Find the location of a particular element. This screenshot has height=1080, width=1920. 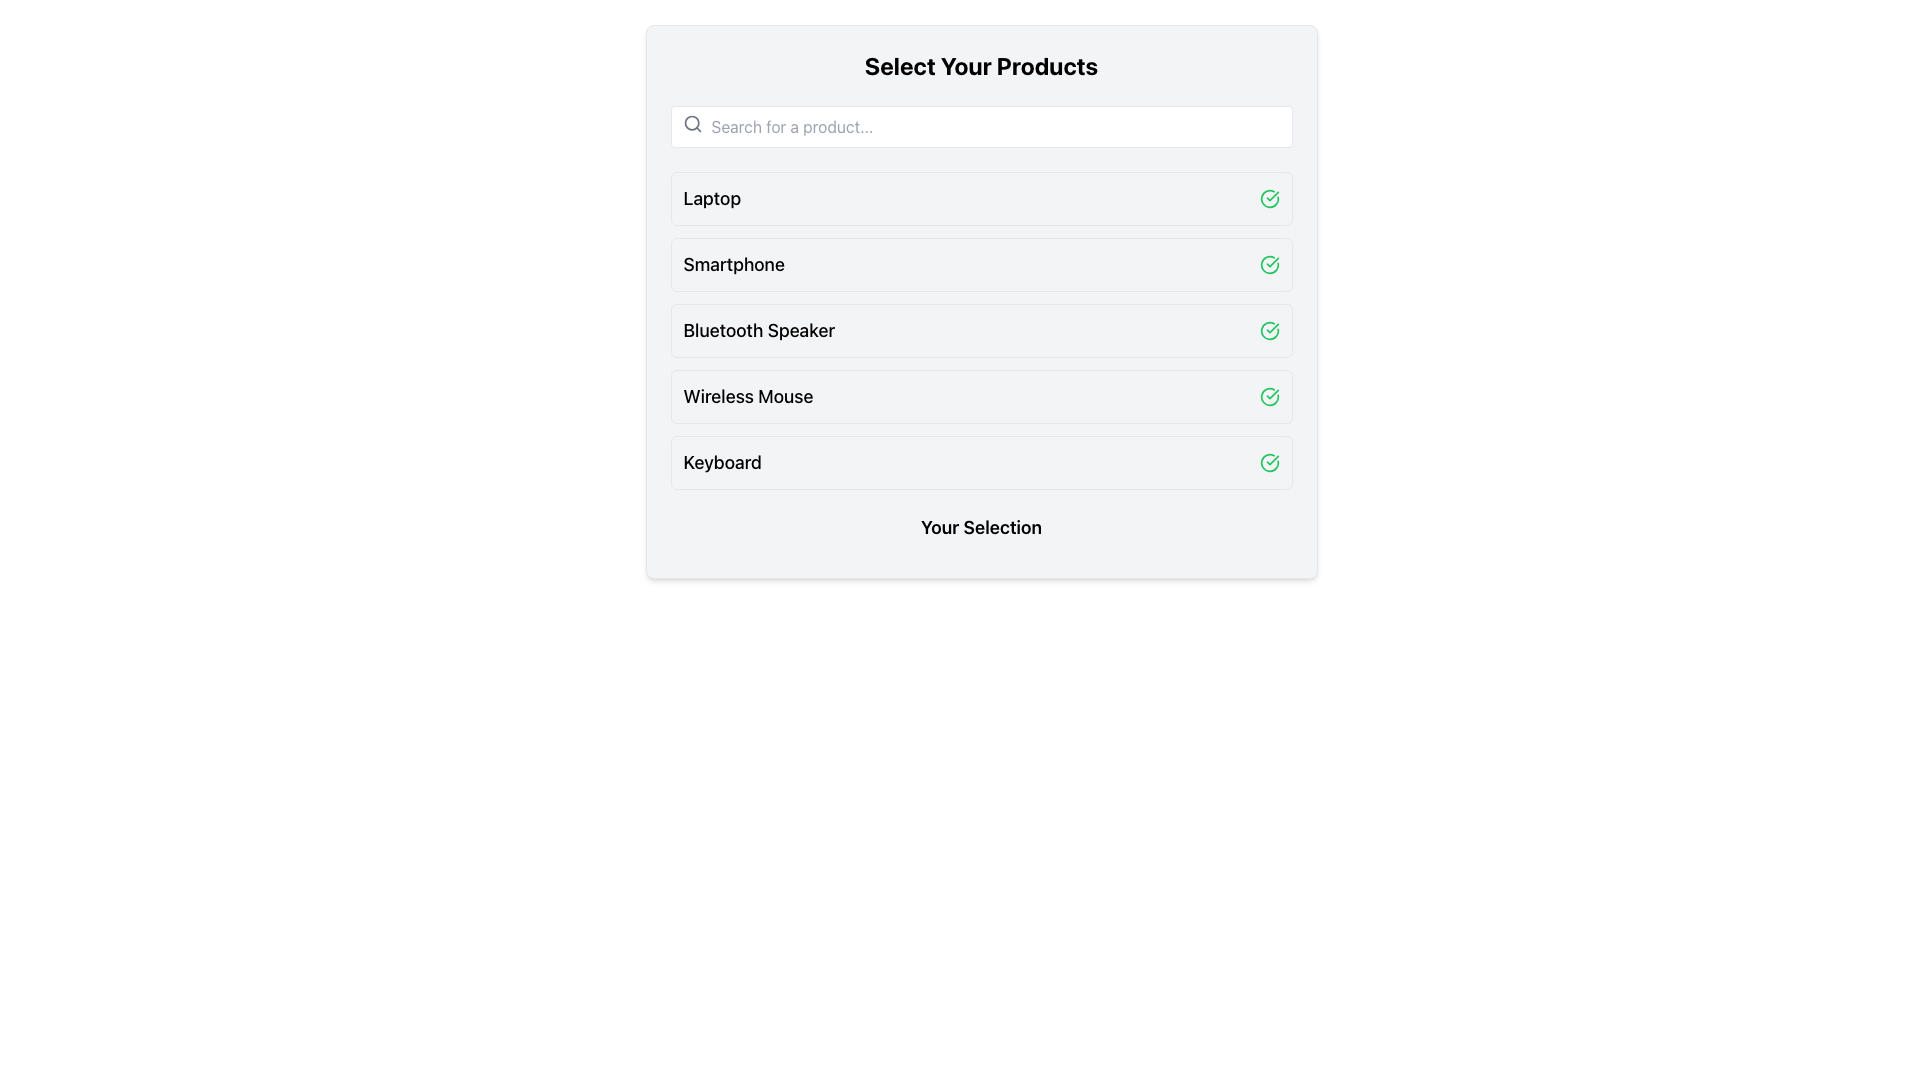

the circular green outlined icon with a checkmark inside, located at the far right side of the row labeled 'Laptop' is located at coordinates (1268, 199).